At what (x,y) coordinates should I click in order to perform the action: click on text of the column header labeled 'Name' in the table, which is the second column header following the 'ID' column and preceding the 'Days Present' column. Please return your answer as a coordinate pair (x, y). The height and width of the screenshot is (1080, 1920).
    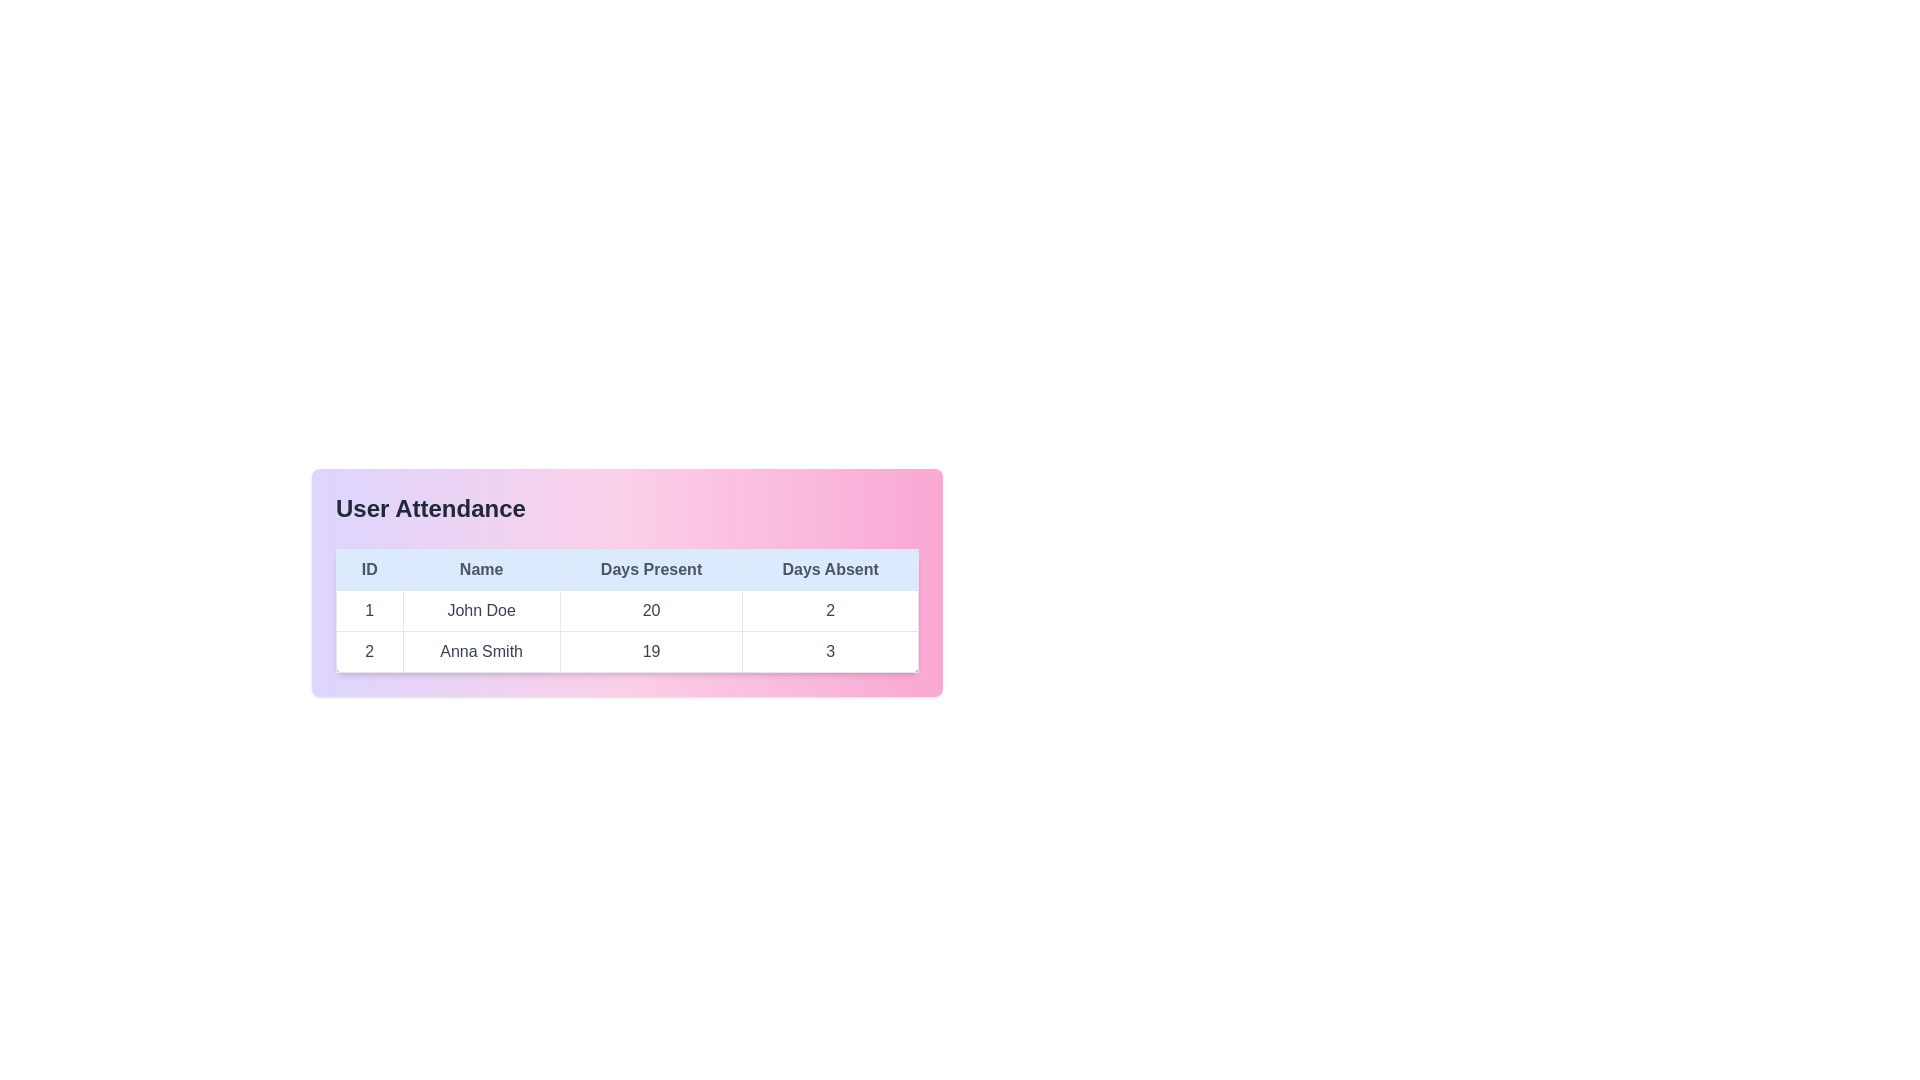
    Looking at the image, I should click on (481, 570).